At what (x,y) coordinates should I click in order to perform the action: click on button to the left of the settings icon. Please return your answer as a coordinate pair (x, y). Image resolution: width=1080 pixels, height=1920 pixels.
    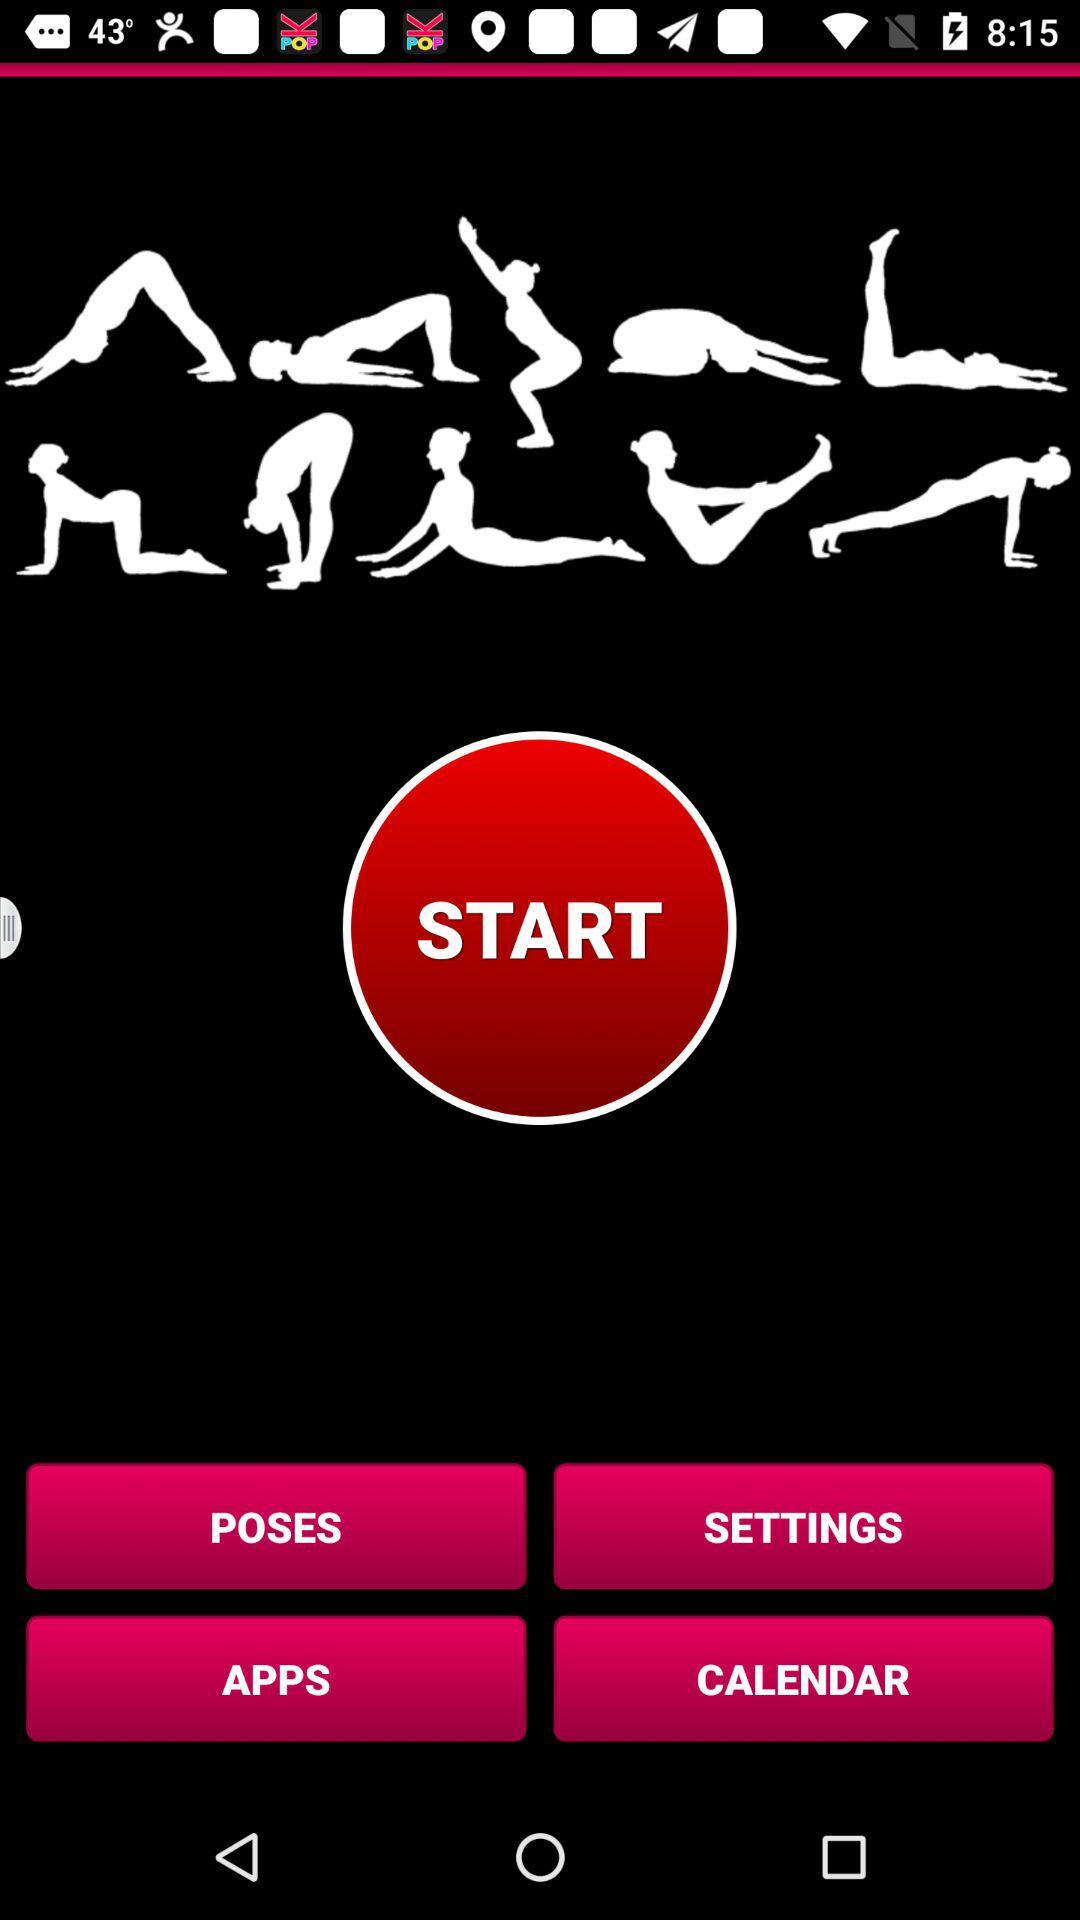
    Looking at the image, I should click on (276, 1525).